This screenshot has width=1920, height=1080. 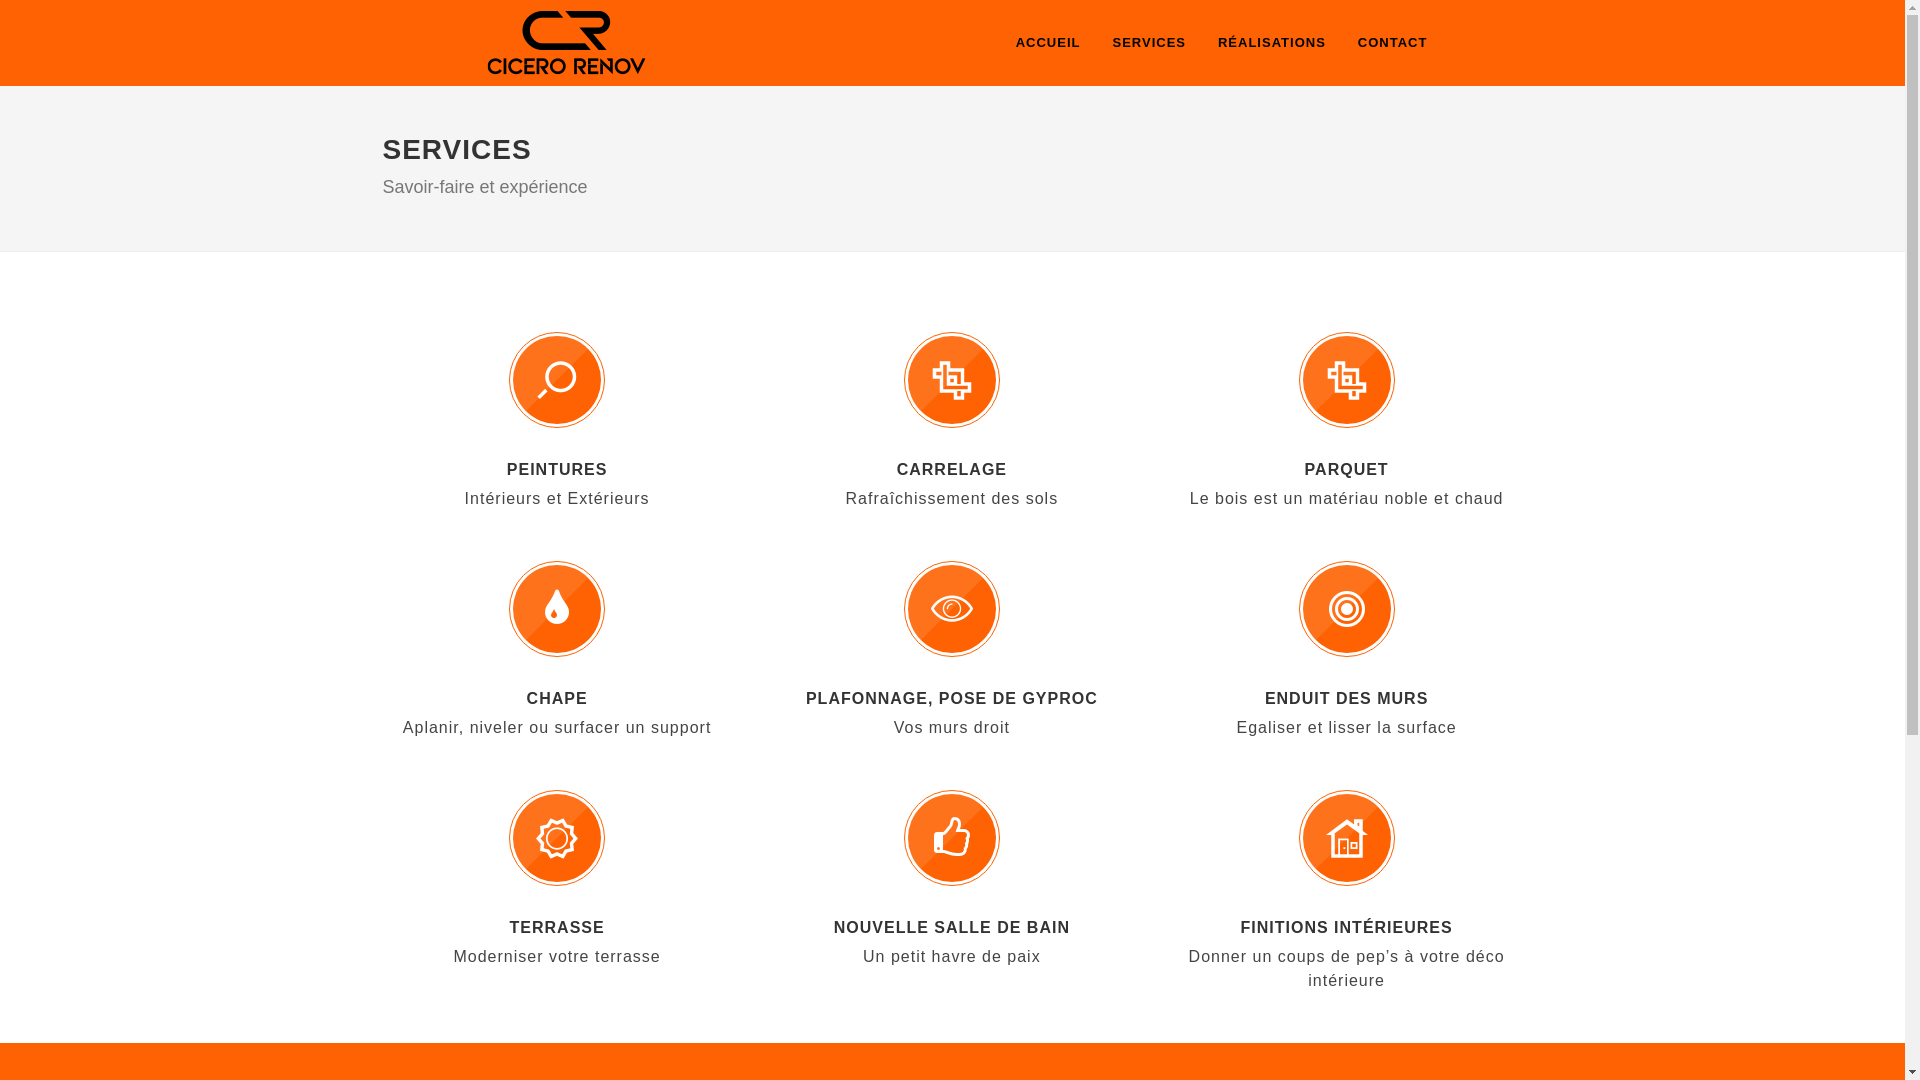 What do you see at coordinates (1047, 42) in the screenshot?
I see `'ACCUEIL'` at bounding box center [1047, 42].